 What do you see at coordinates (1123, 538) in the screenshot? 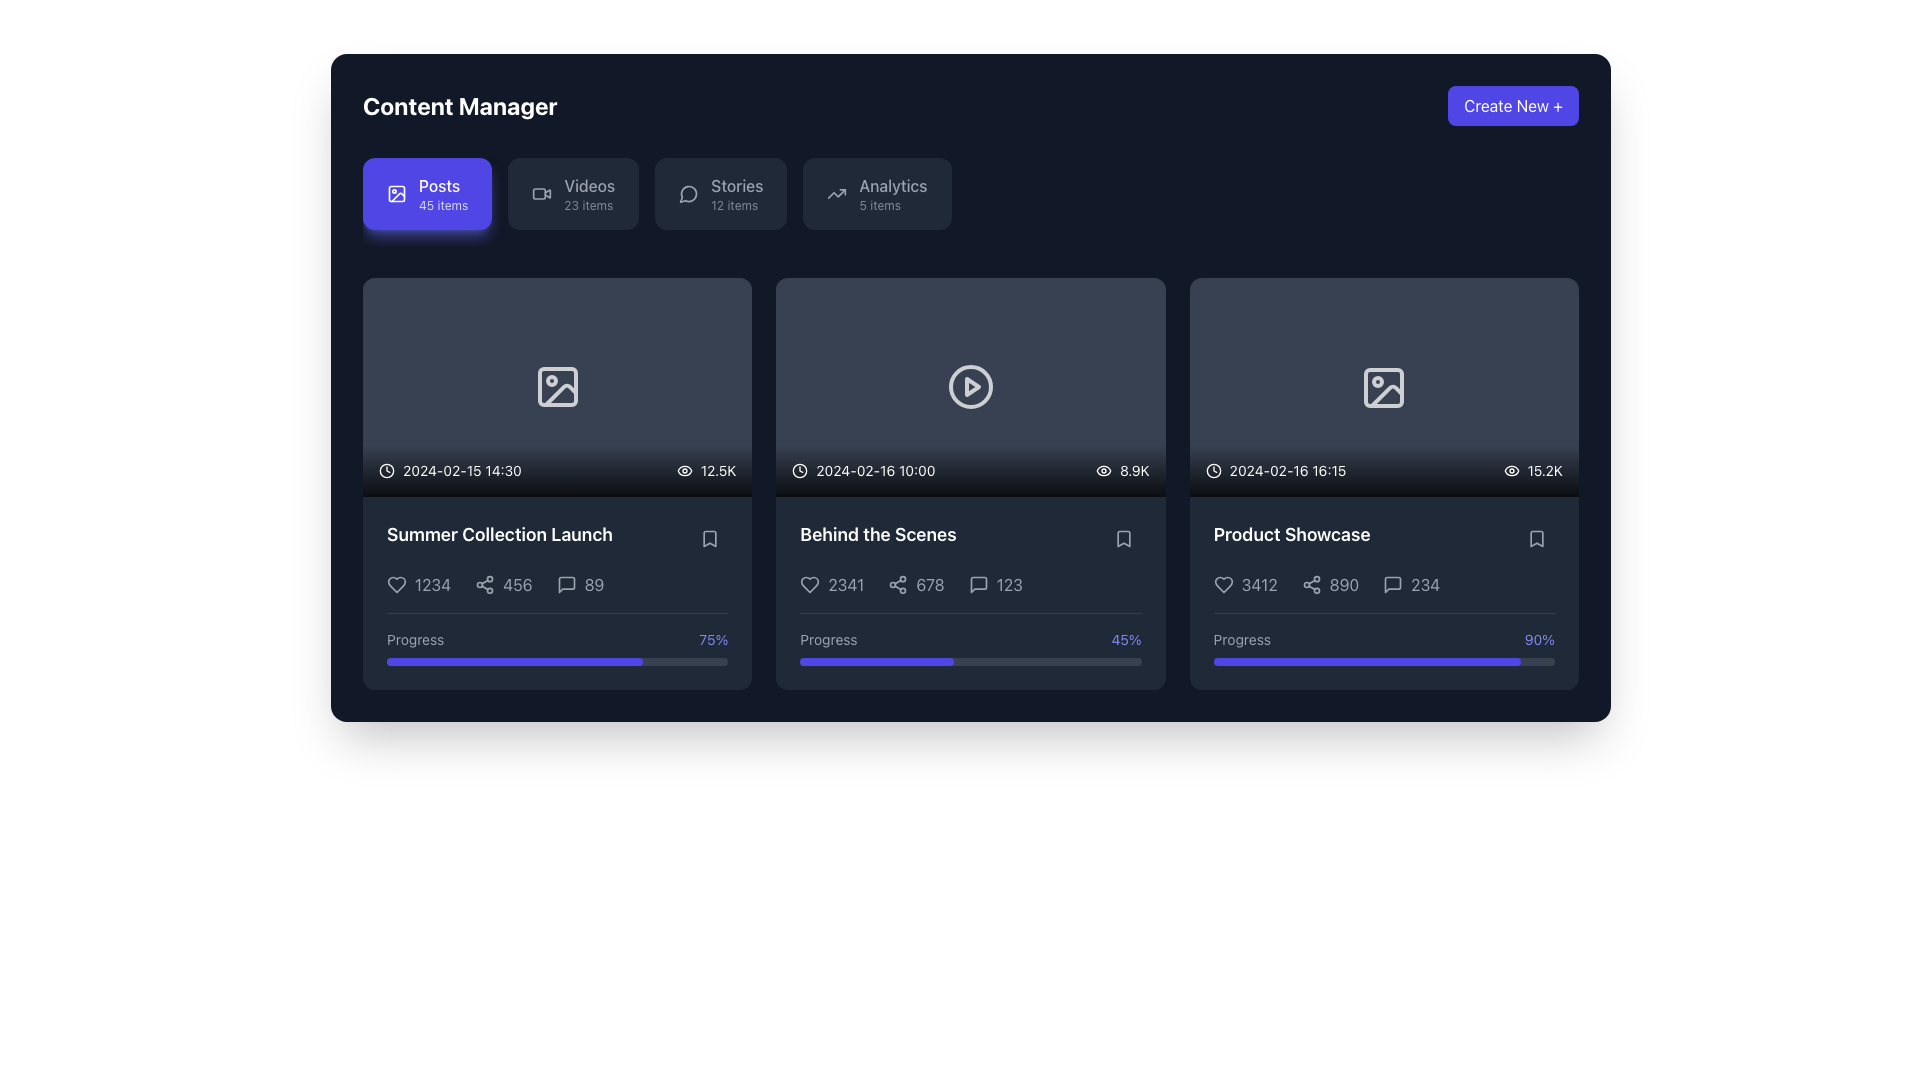
I see `the bookmark button located at the upper-right corner of the 'Behind the Scenes' card` at bounding box center [1123, 538].